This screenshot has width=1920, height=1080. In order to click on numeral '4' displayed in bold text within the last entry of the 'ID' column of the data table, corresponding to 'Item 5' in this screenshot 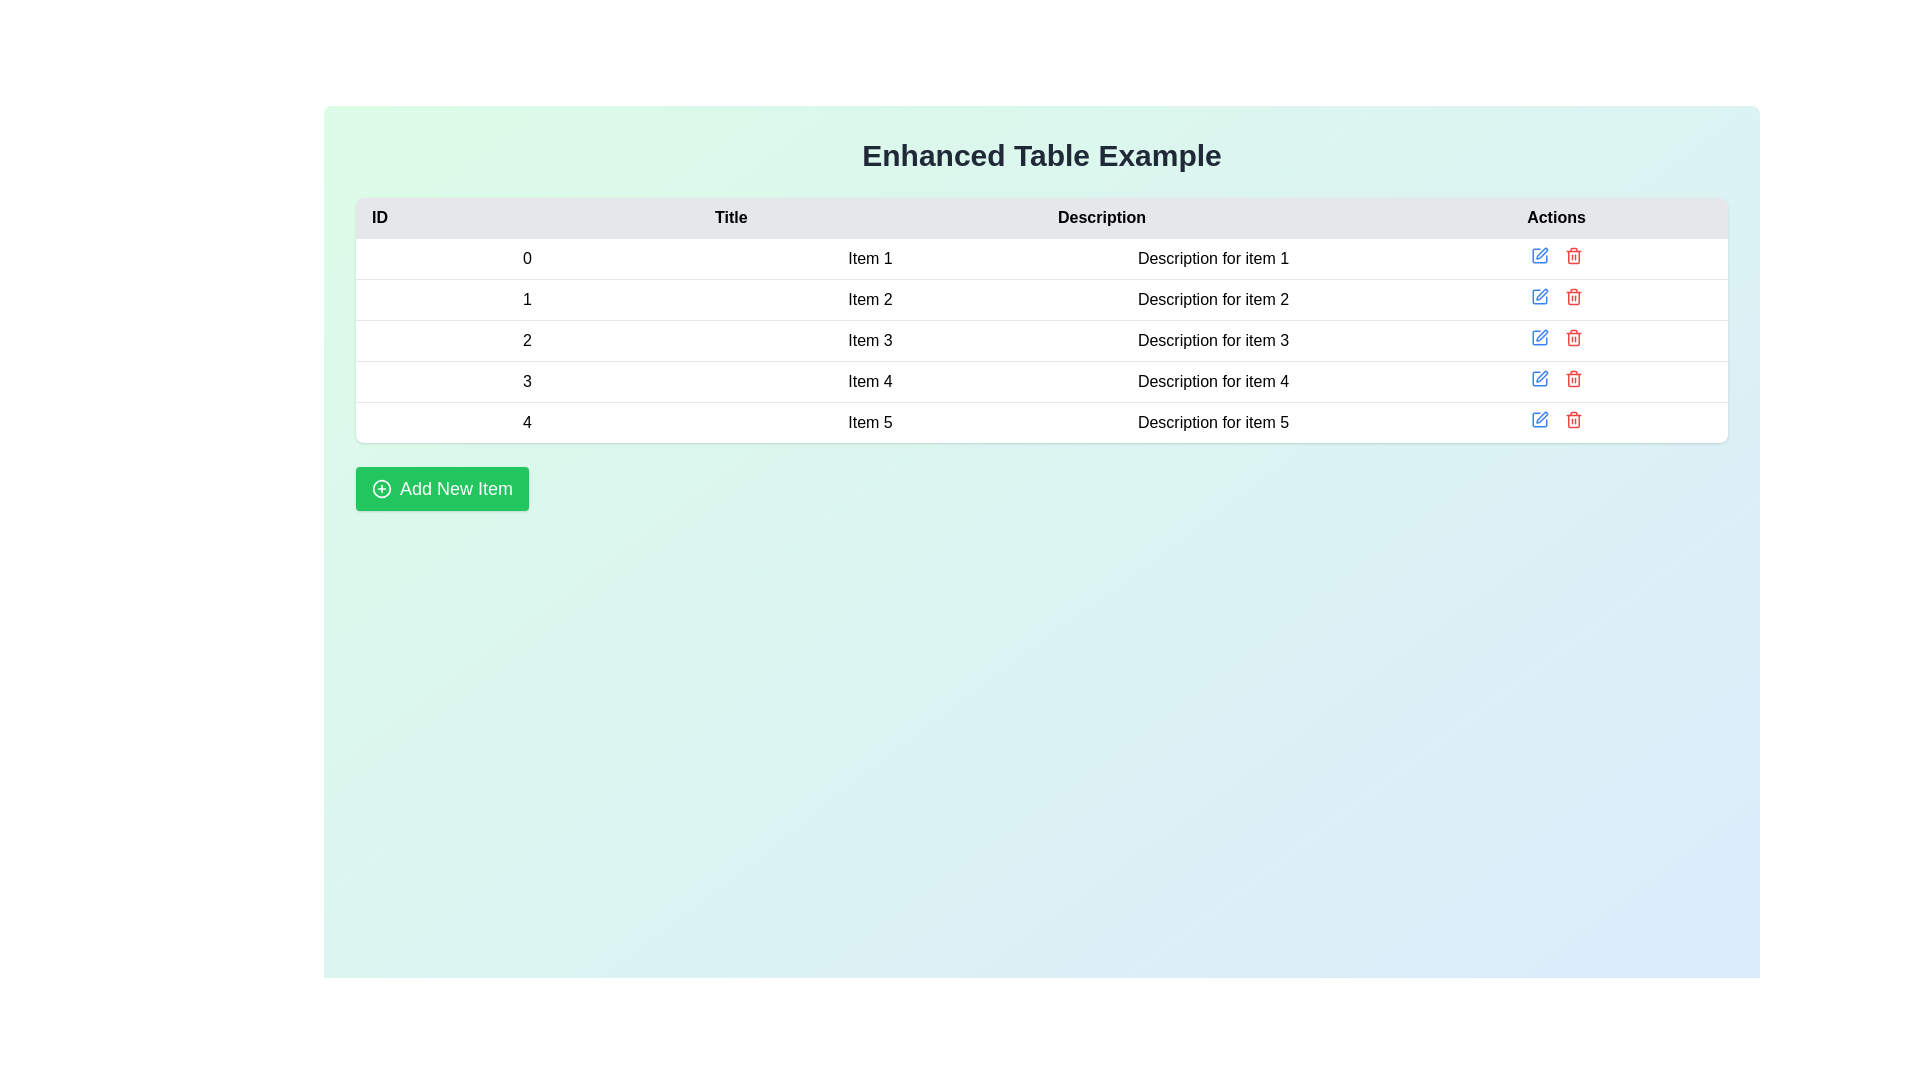, I will do `click(527, 421)`.